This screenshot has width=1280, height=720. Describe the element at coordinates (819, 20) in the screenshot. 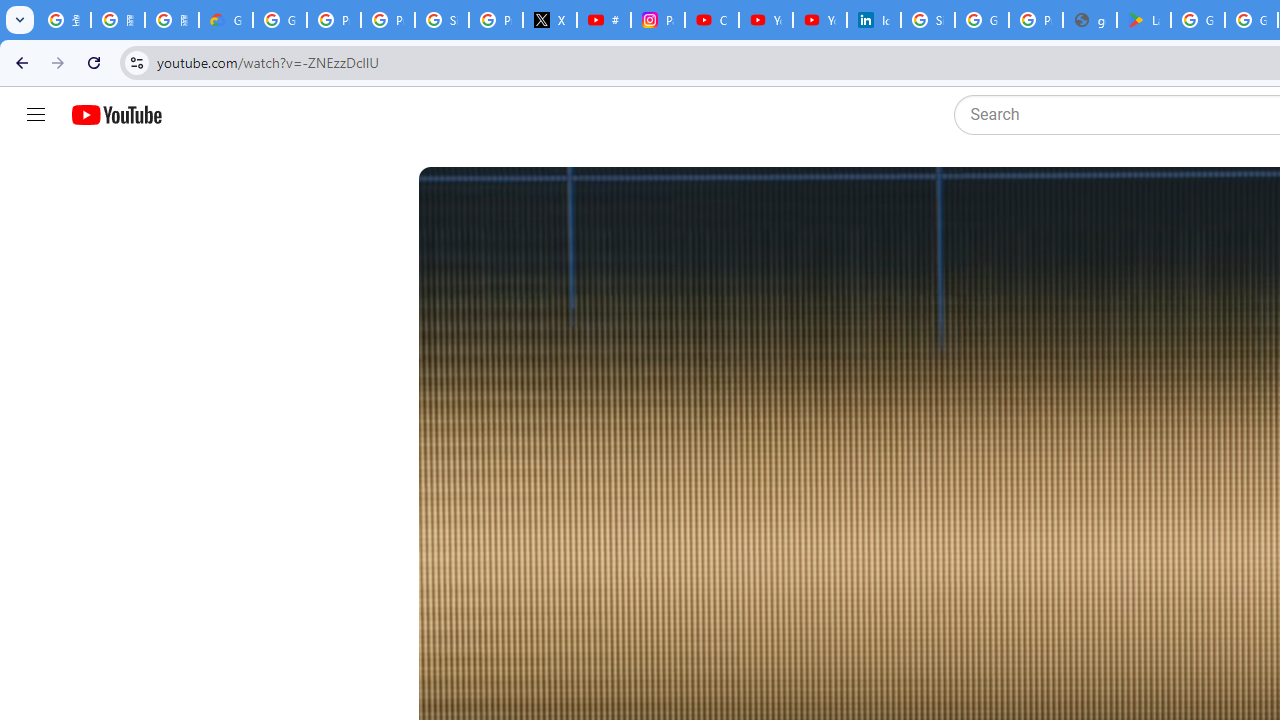

I see `'YouTube Culture & Trends - YouTube Top 10, 2021'` at that location.